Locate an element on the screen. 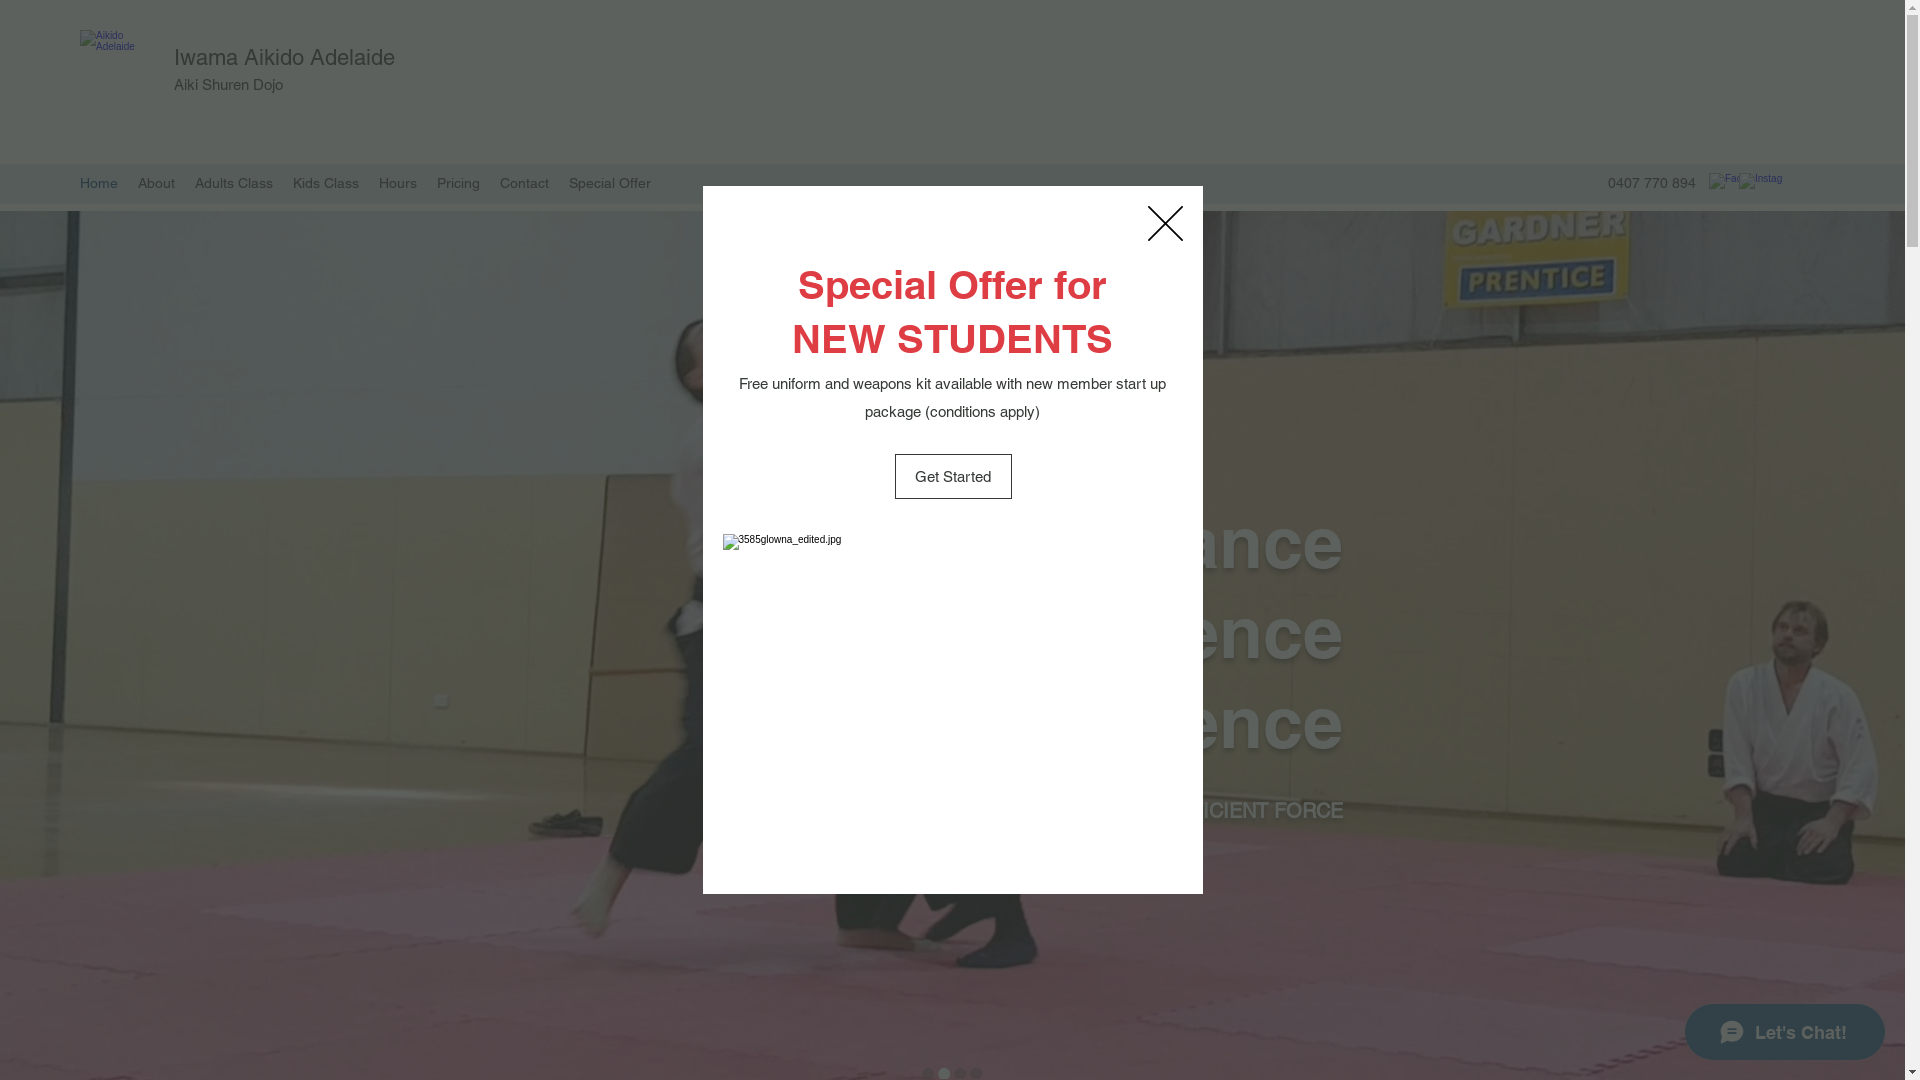  'Contact' is located at coordinates (524, 182).